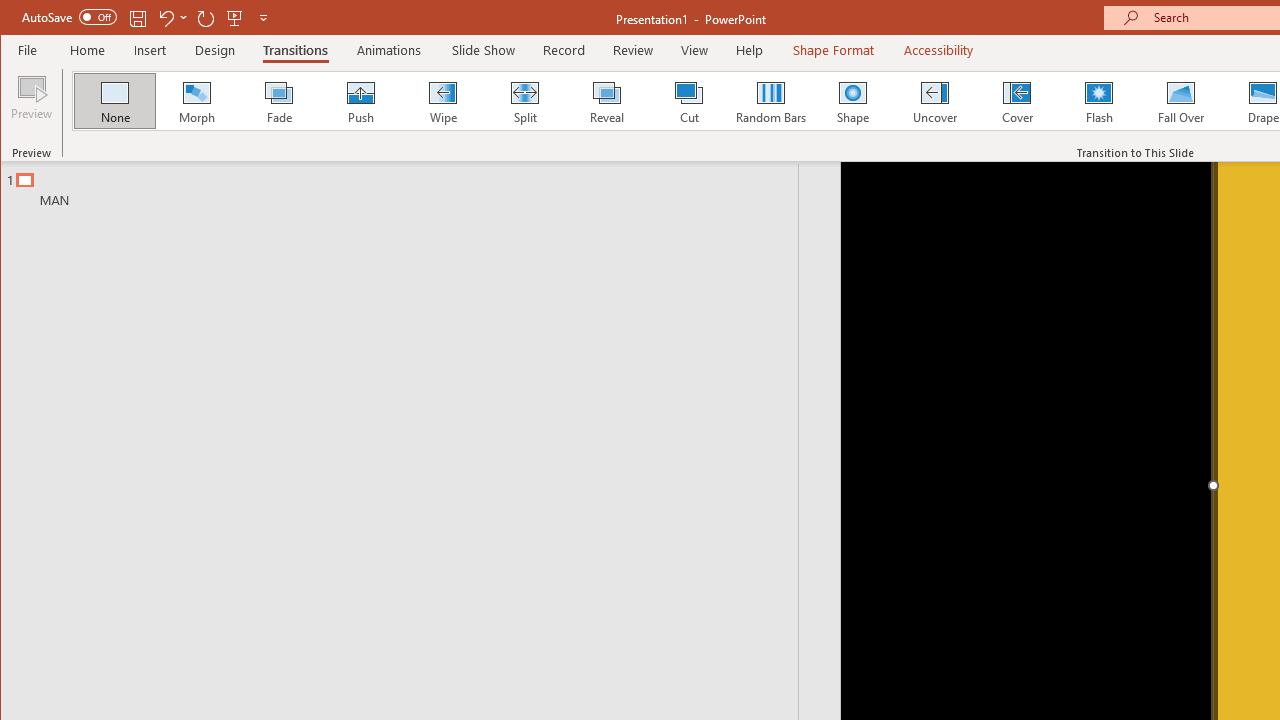 The width and height of the screenshot is (1280, 720). I want to click on 'Wipe', so click(441, 100).